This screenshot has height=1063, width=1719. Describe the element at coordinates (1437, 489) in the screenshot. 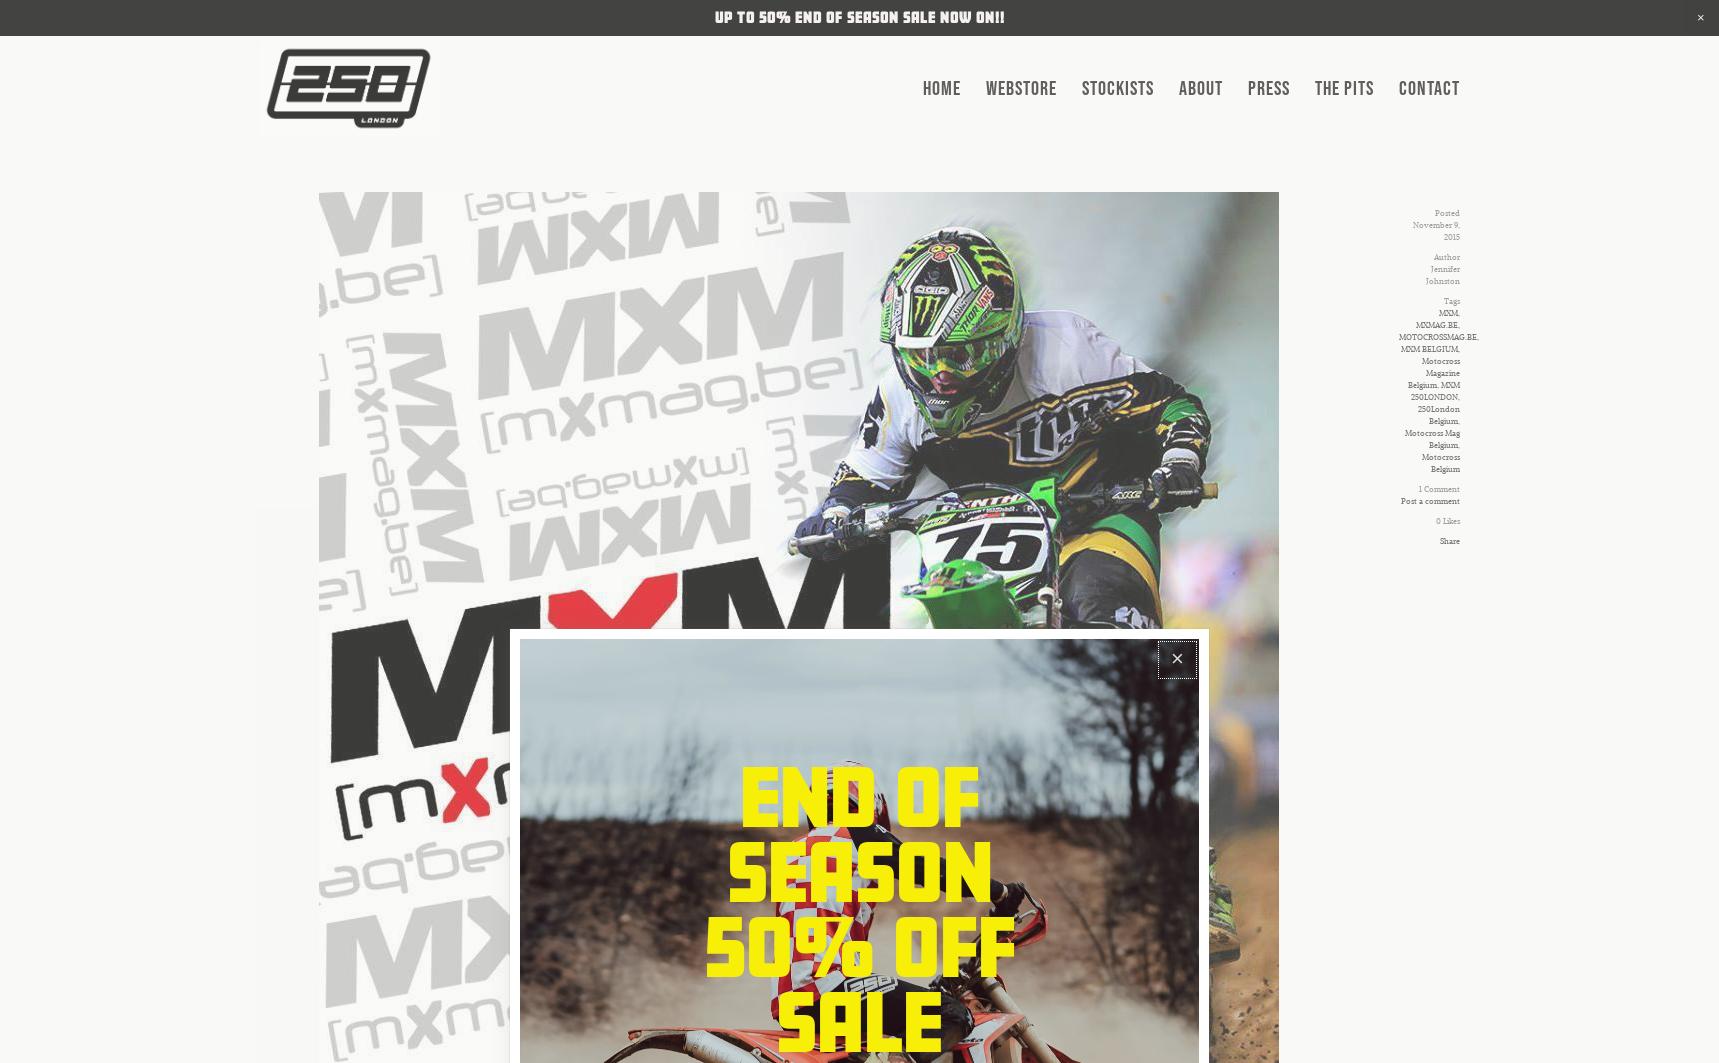

I see `'1 Comment'` at that location.